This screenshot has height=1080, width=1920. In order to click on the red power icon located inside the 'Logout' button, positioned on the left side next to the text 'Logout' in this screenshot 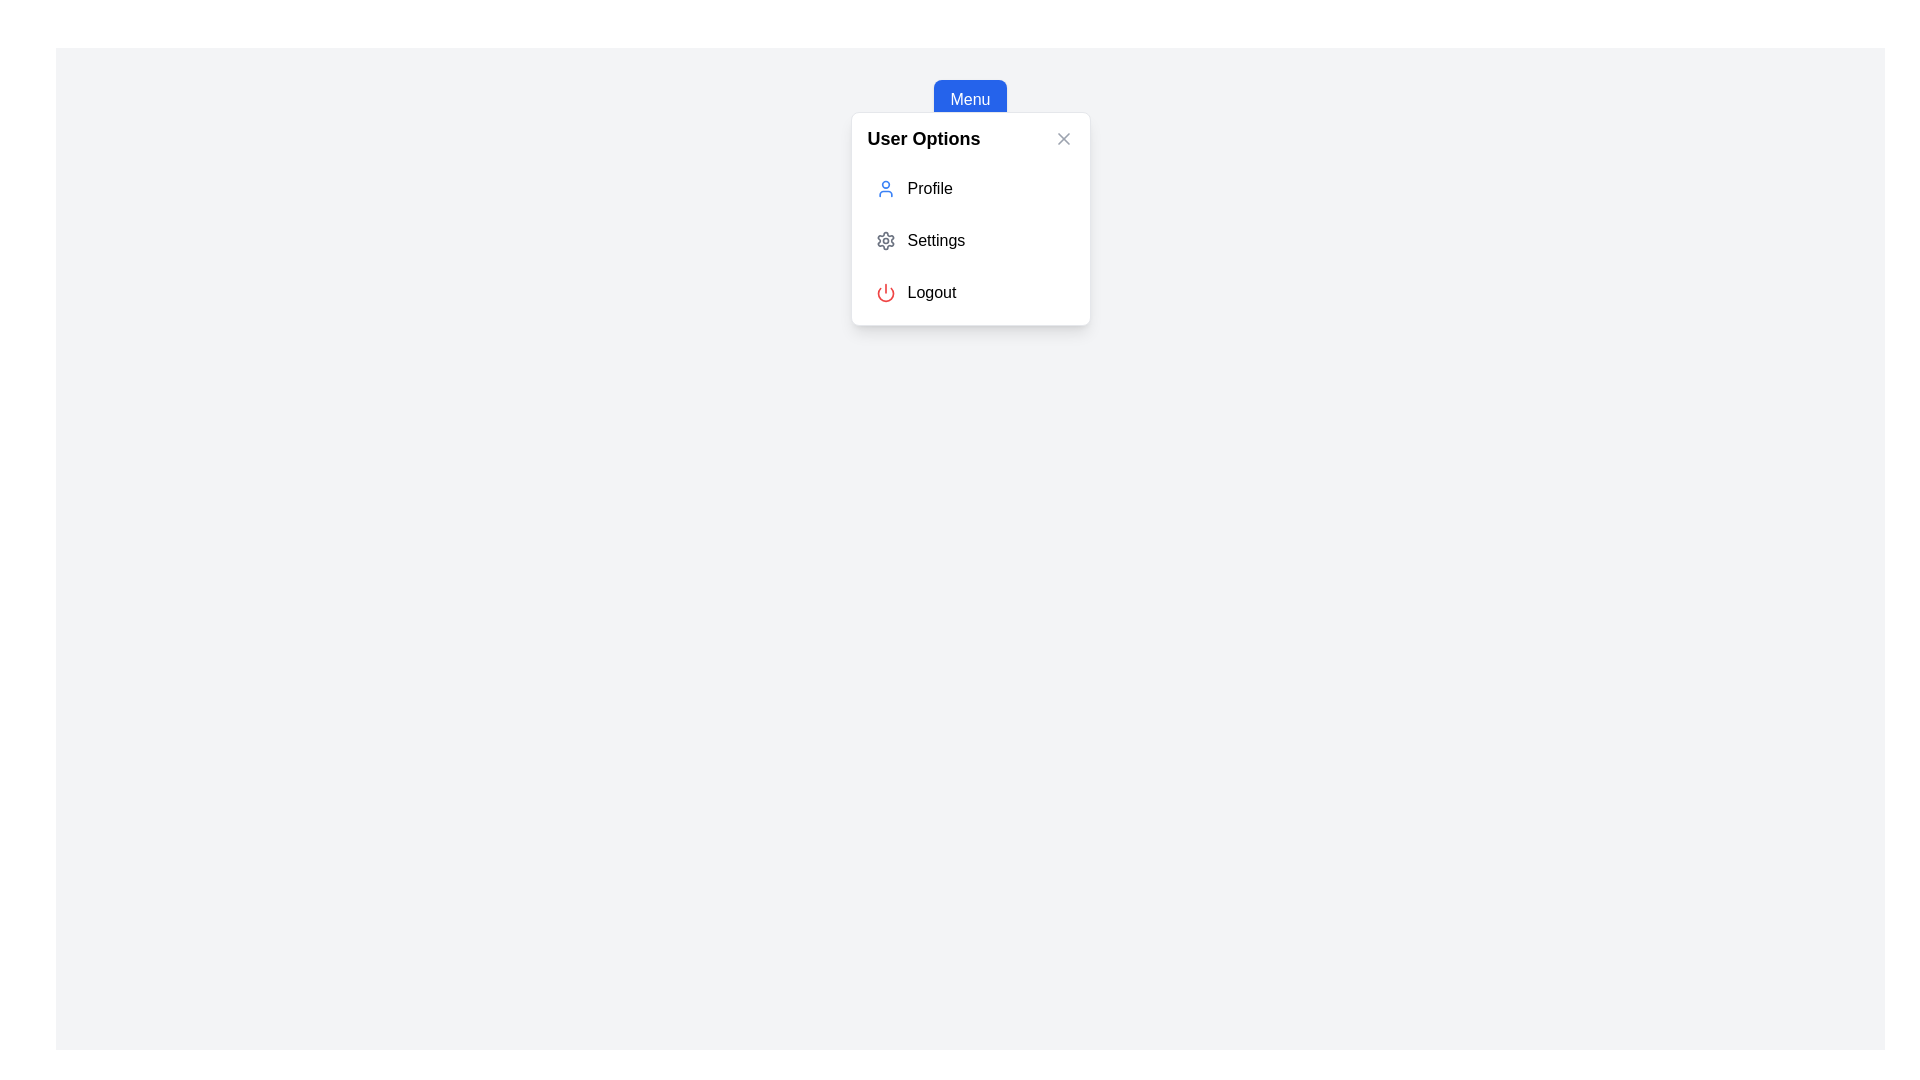, I will do `click(884, 293)`.